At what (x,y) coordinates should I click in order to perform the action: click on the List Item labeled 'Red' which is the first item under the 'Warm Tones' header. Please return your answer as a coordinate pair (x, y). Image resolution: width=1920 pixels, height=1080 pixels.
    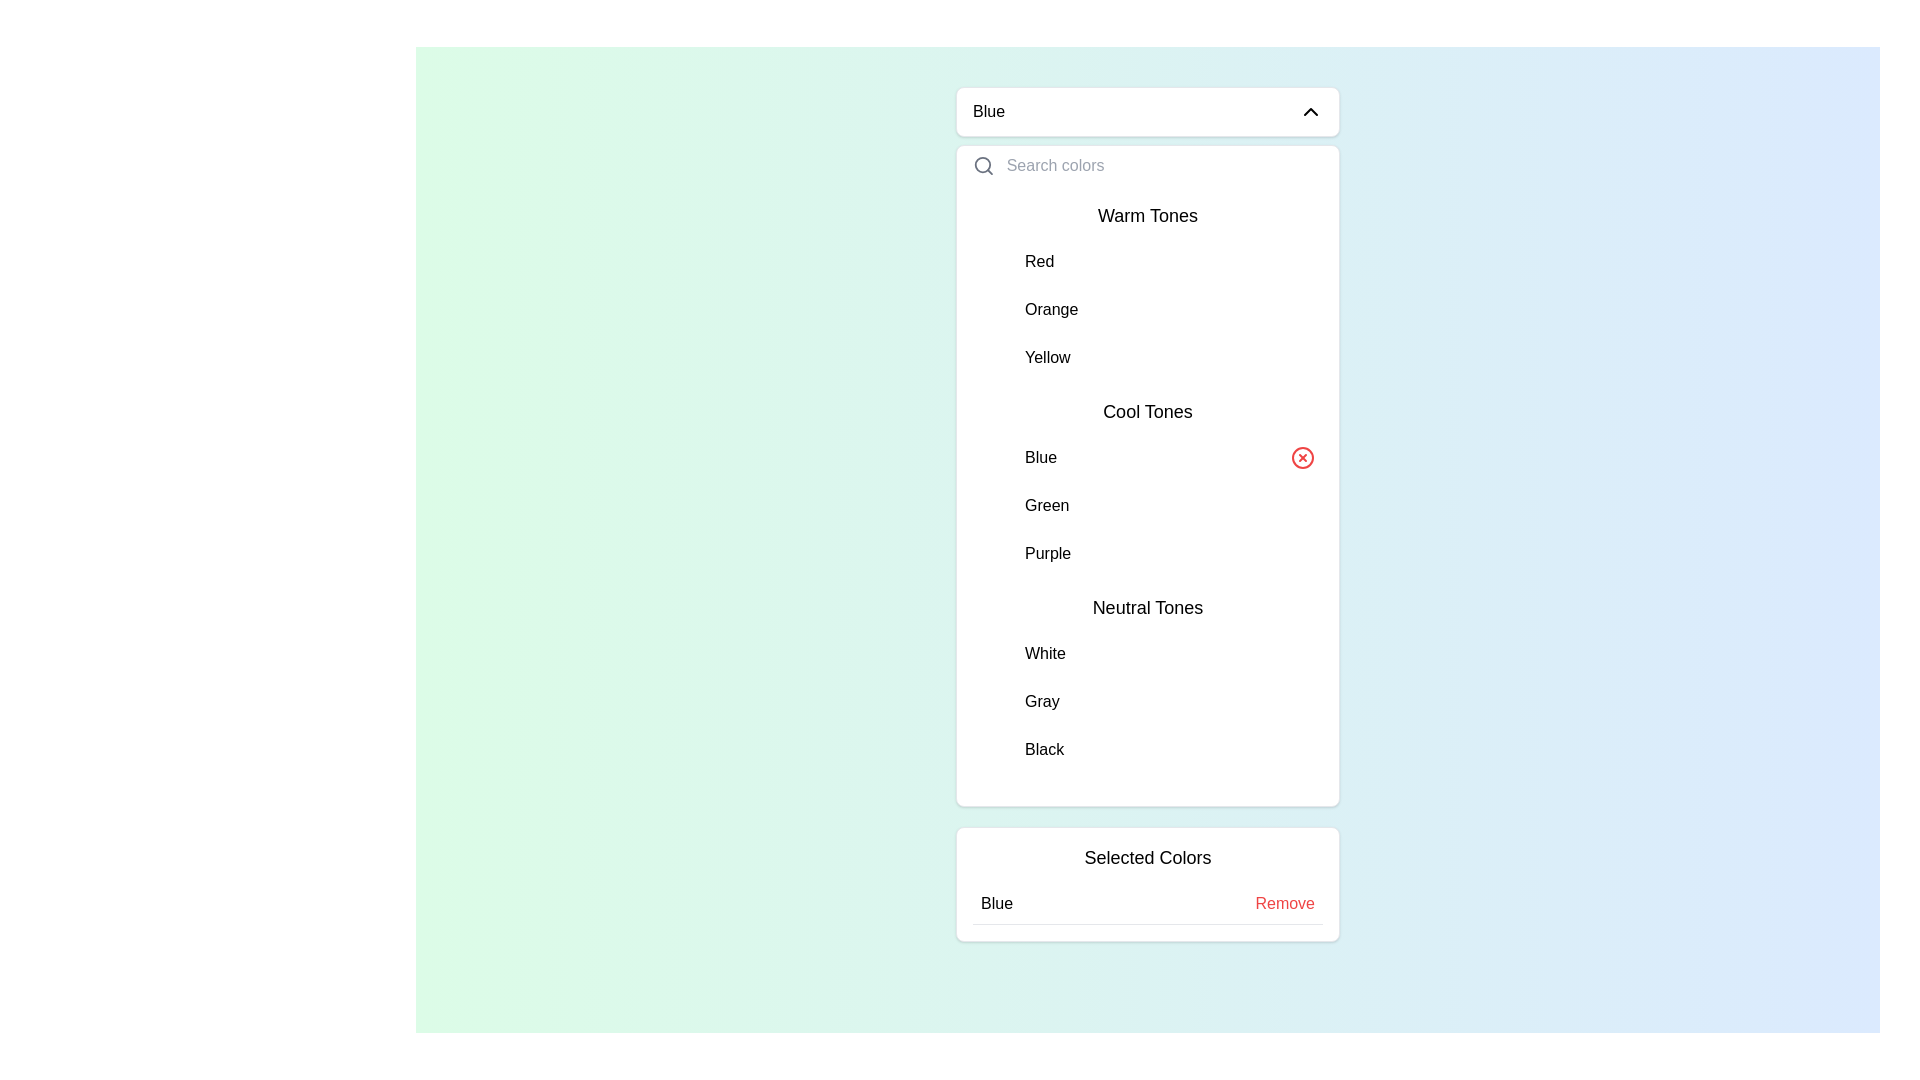
    Looking at the image, I should click on (1147, 261).